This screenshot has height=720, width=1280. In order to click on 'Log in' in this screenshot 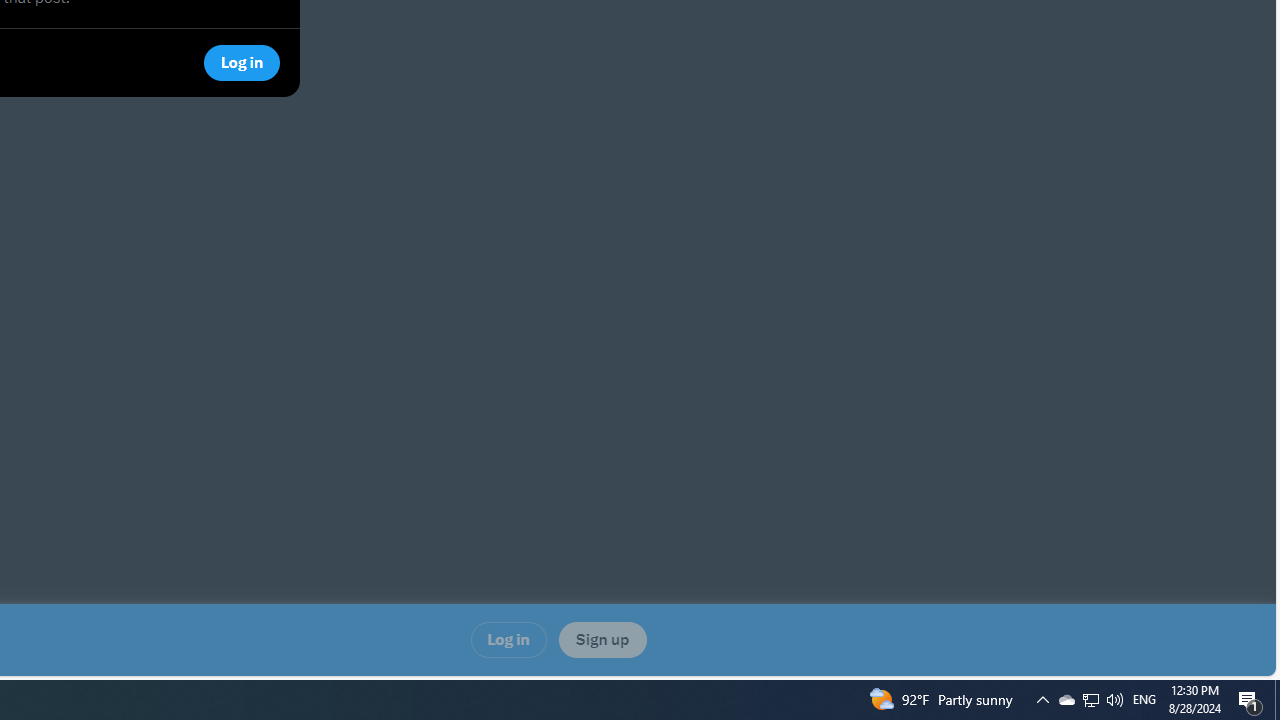, I will do `click(508, 640)`.